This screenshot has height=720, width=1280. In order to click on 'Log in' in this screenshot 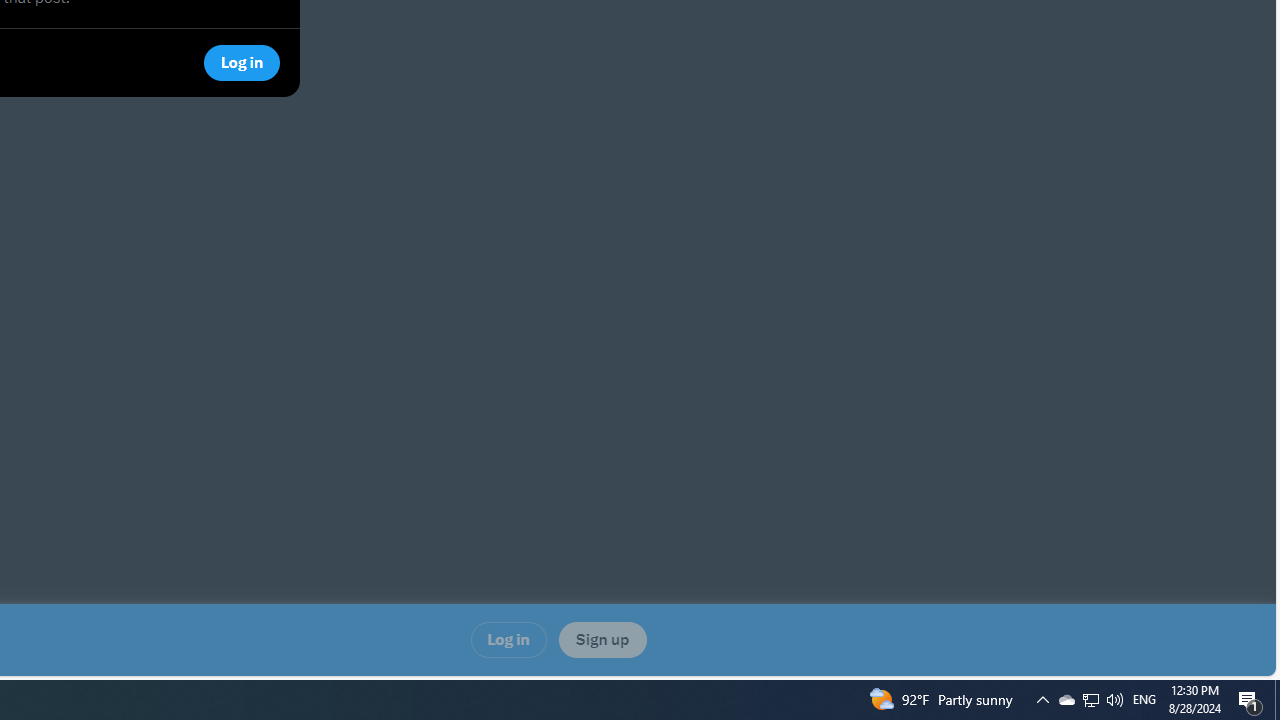, I will do `click(508, 640)`.